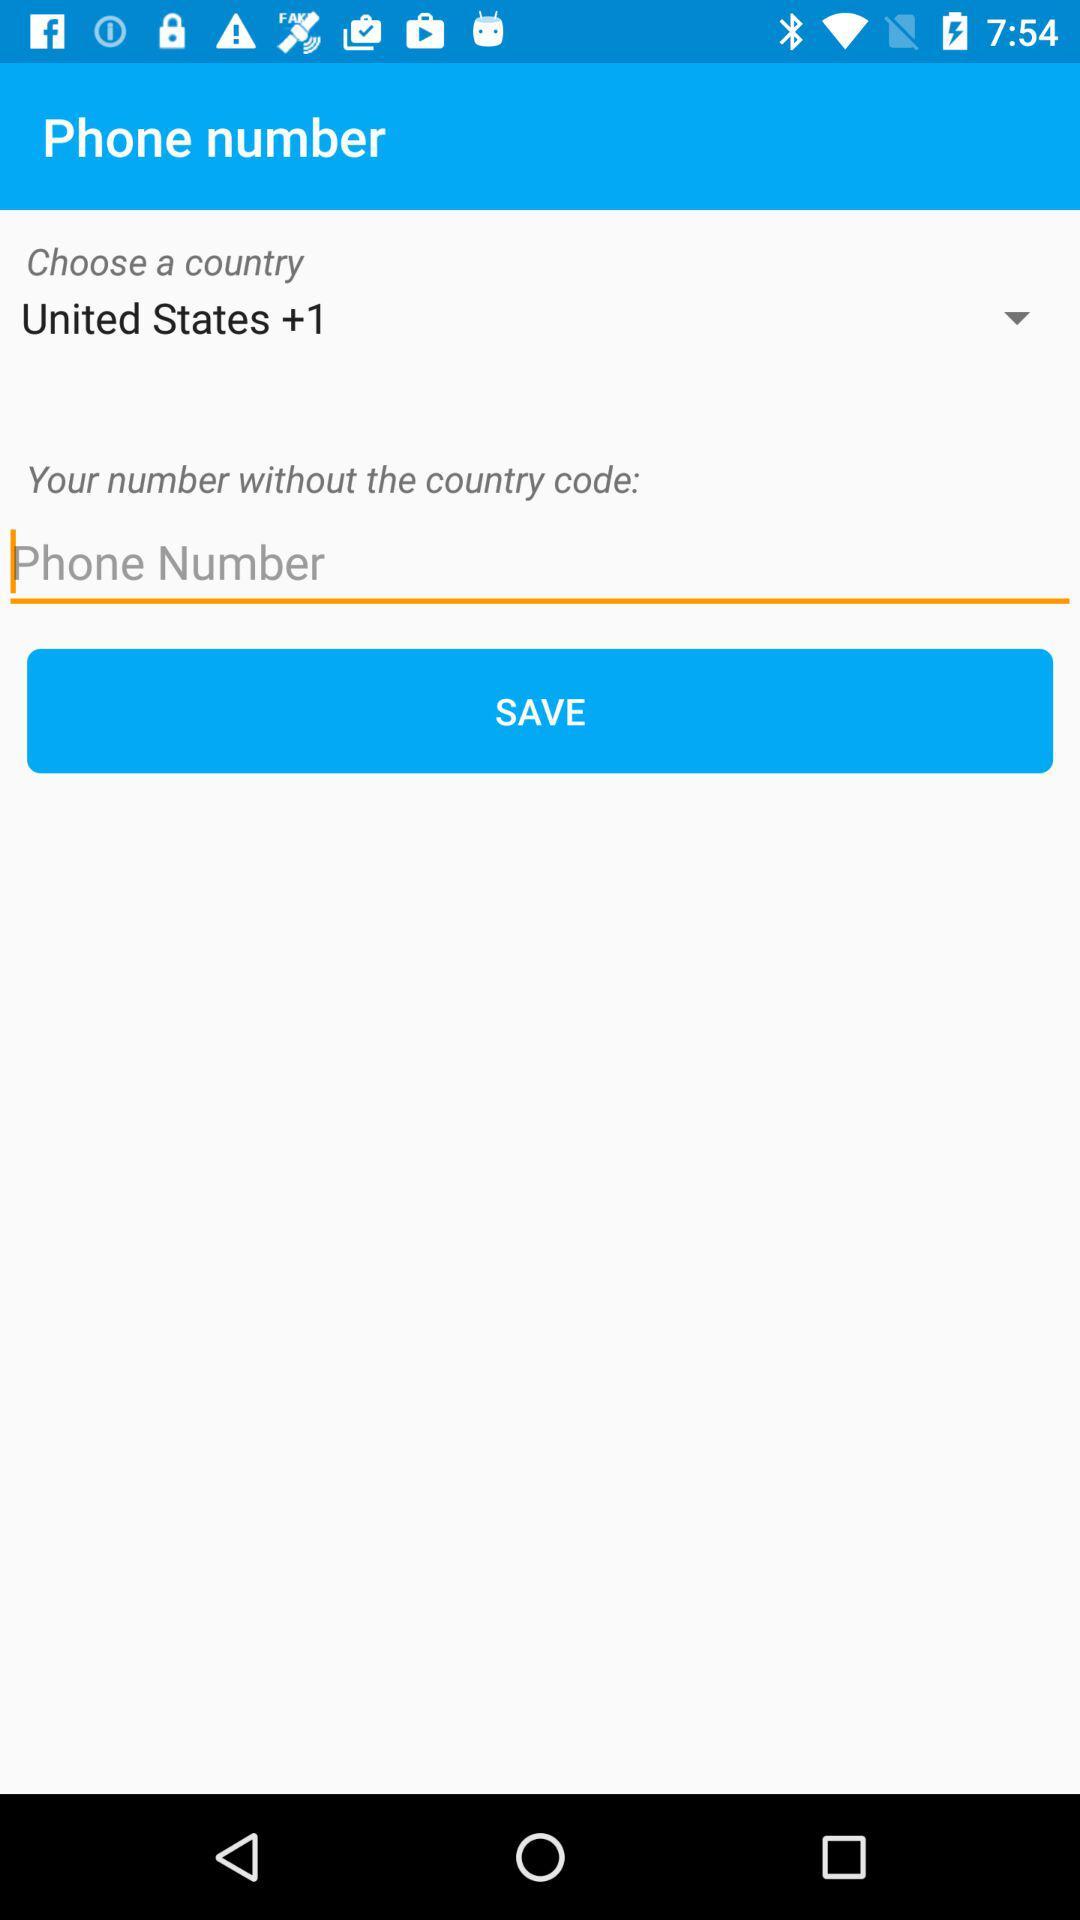  Describe the element at coordinates (540, 561) in the screenshot. I see `phone number entry field` at that location.